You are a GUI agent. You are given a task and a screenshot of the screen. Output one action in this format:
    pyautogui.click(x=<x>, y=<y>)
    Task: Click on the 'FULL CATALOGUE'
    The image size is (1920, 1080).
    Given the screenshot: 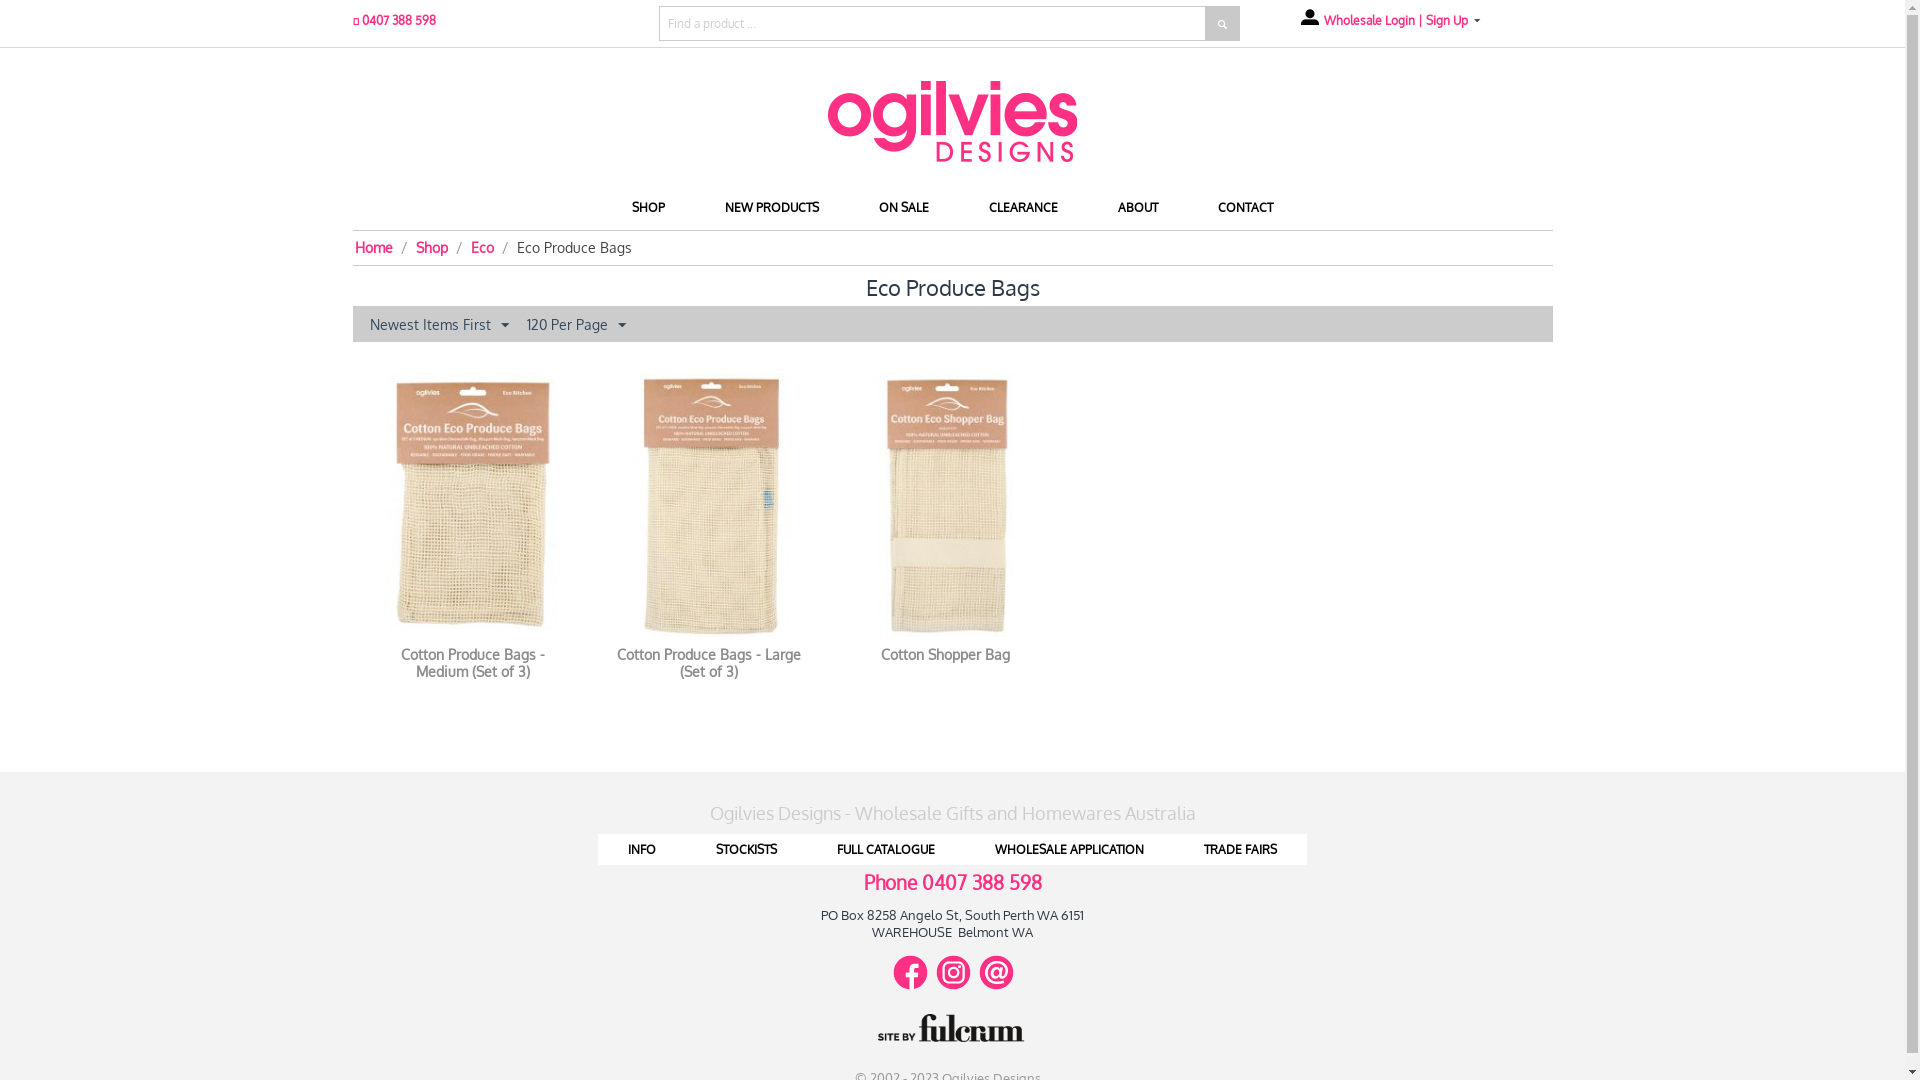 What is the action you would take?
    pyautogui.click(x=885, y=849)
    